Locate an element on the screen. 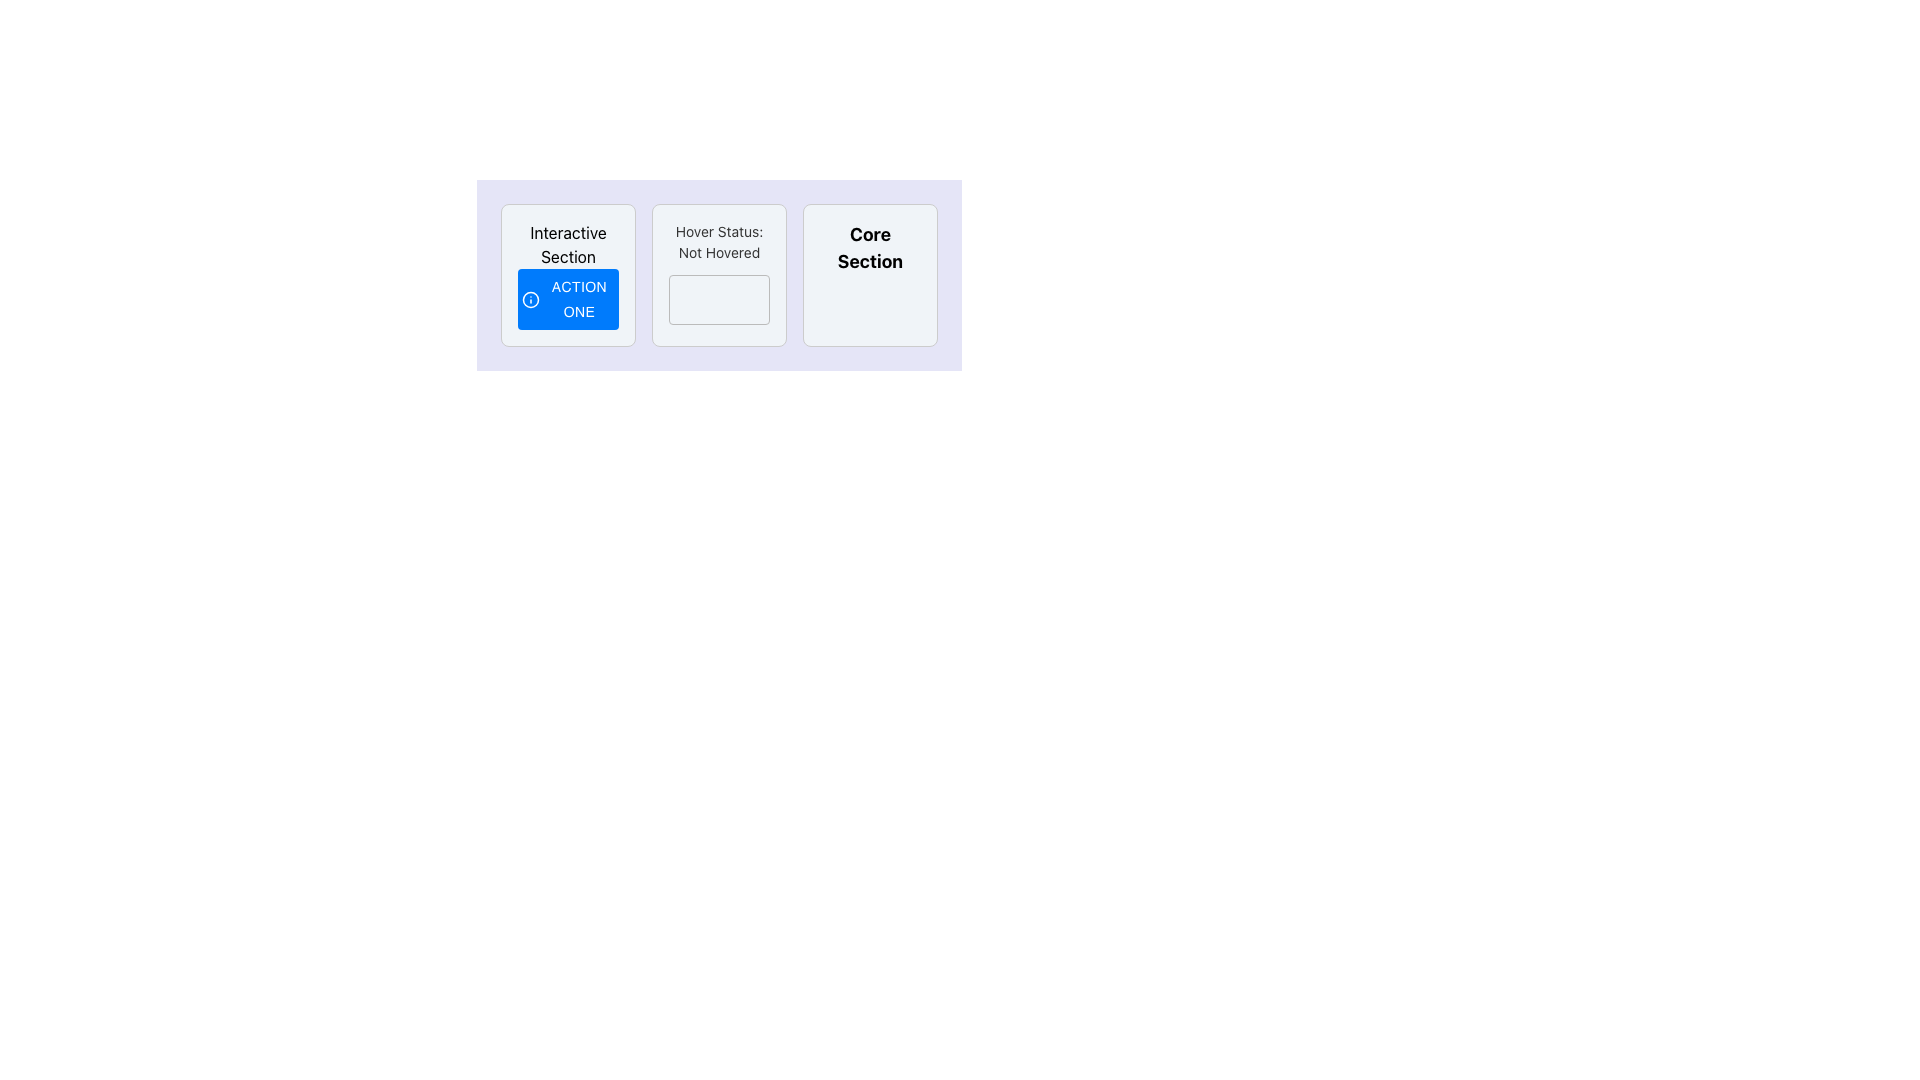 This screenshot has height=1080, width=1920. the rectangular blue button labeled 'ACTION ONE' with white text is located at coordinates (567, 299).